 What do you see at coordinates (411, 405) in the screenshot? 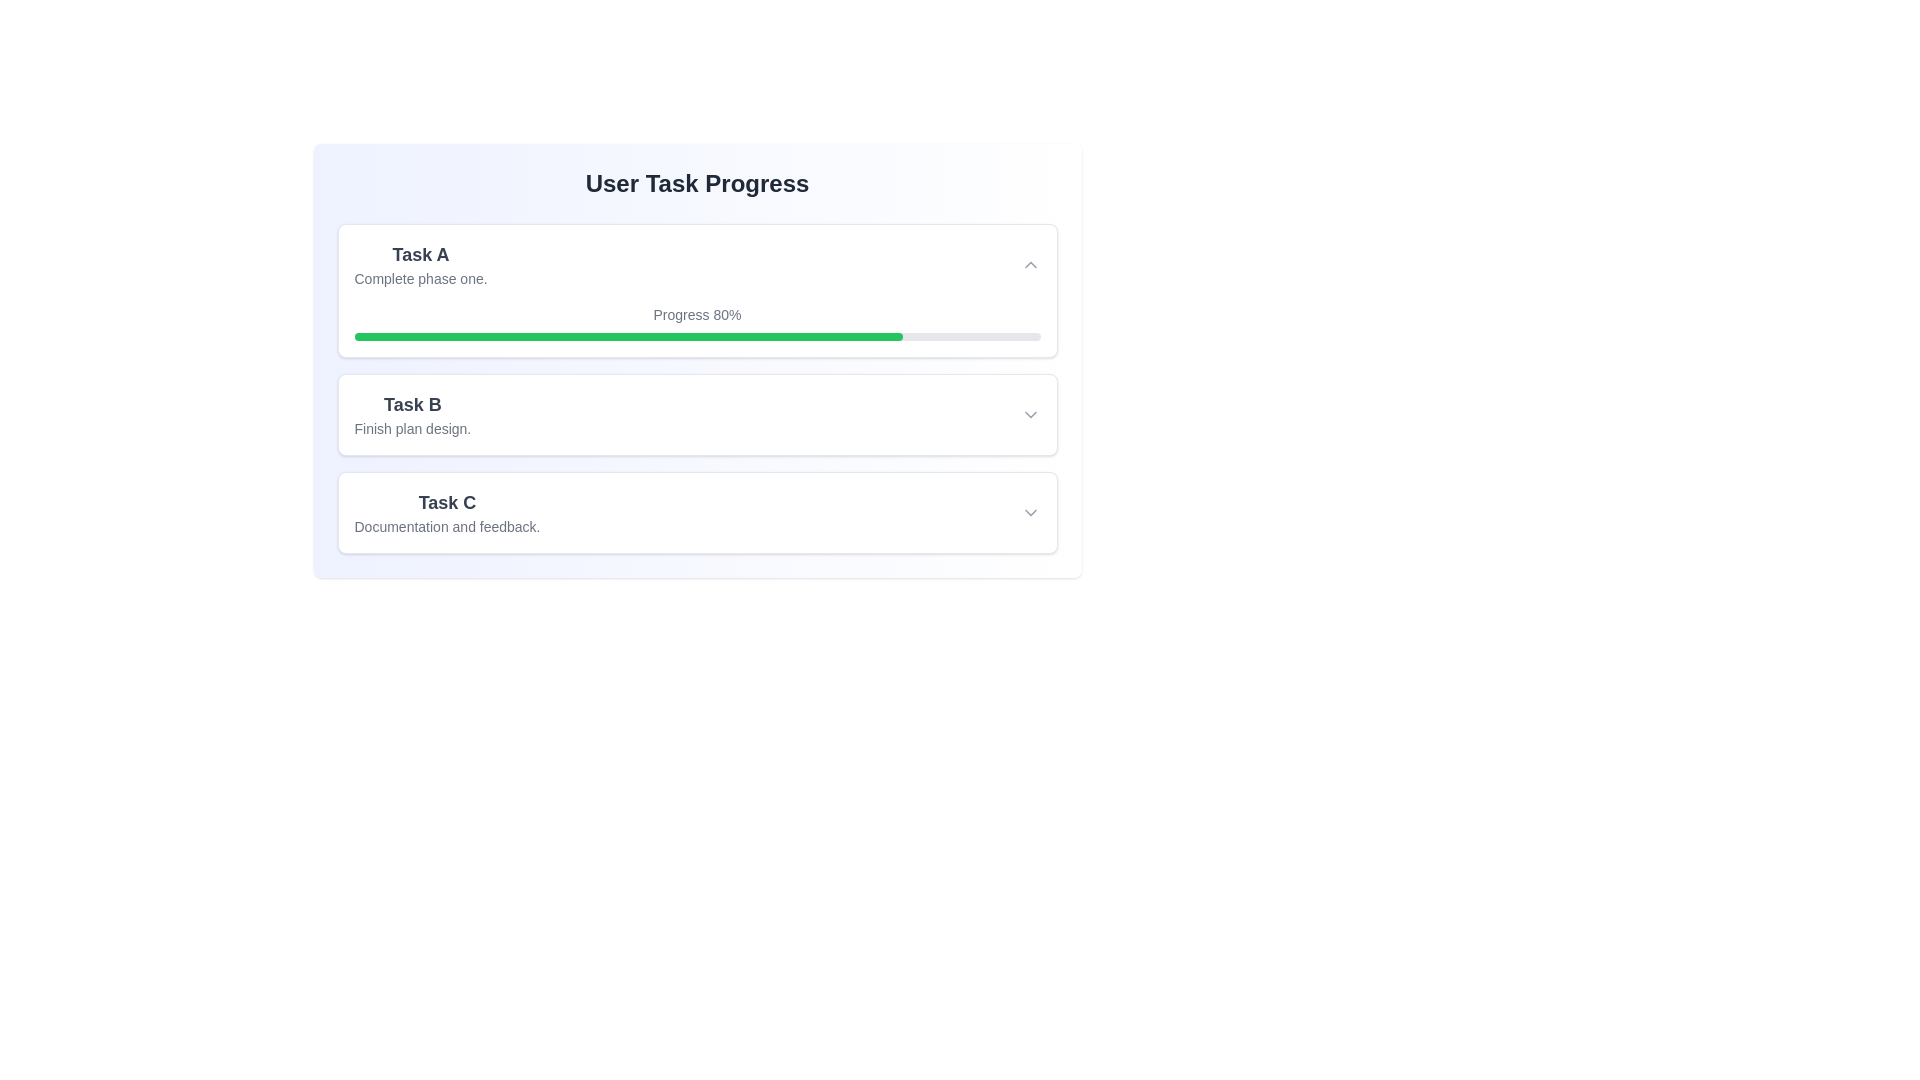
I see `the Text label that serves as the title for 'Task B', positioned within the second task card above the description text 'Finish plan design'` at bounding box center [411, 405].